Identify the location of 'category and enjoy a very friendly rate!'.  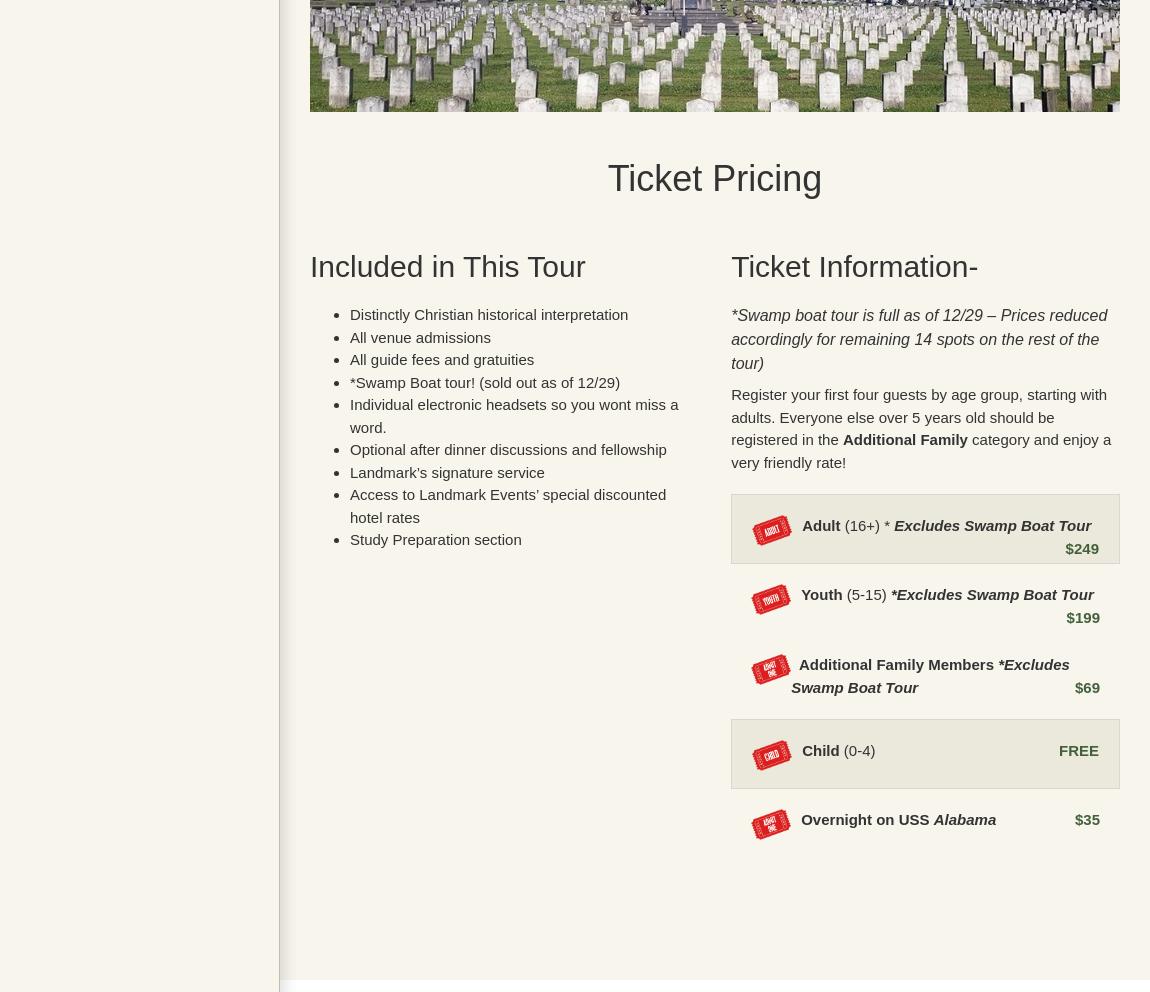
(921, 449).